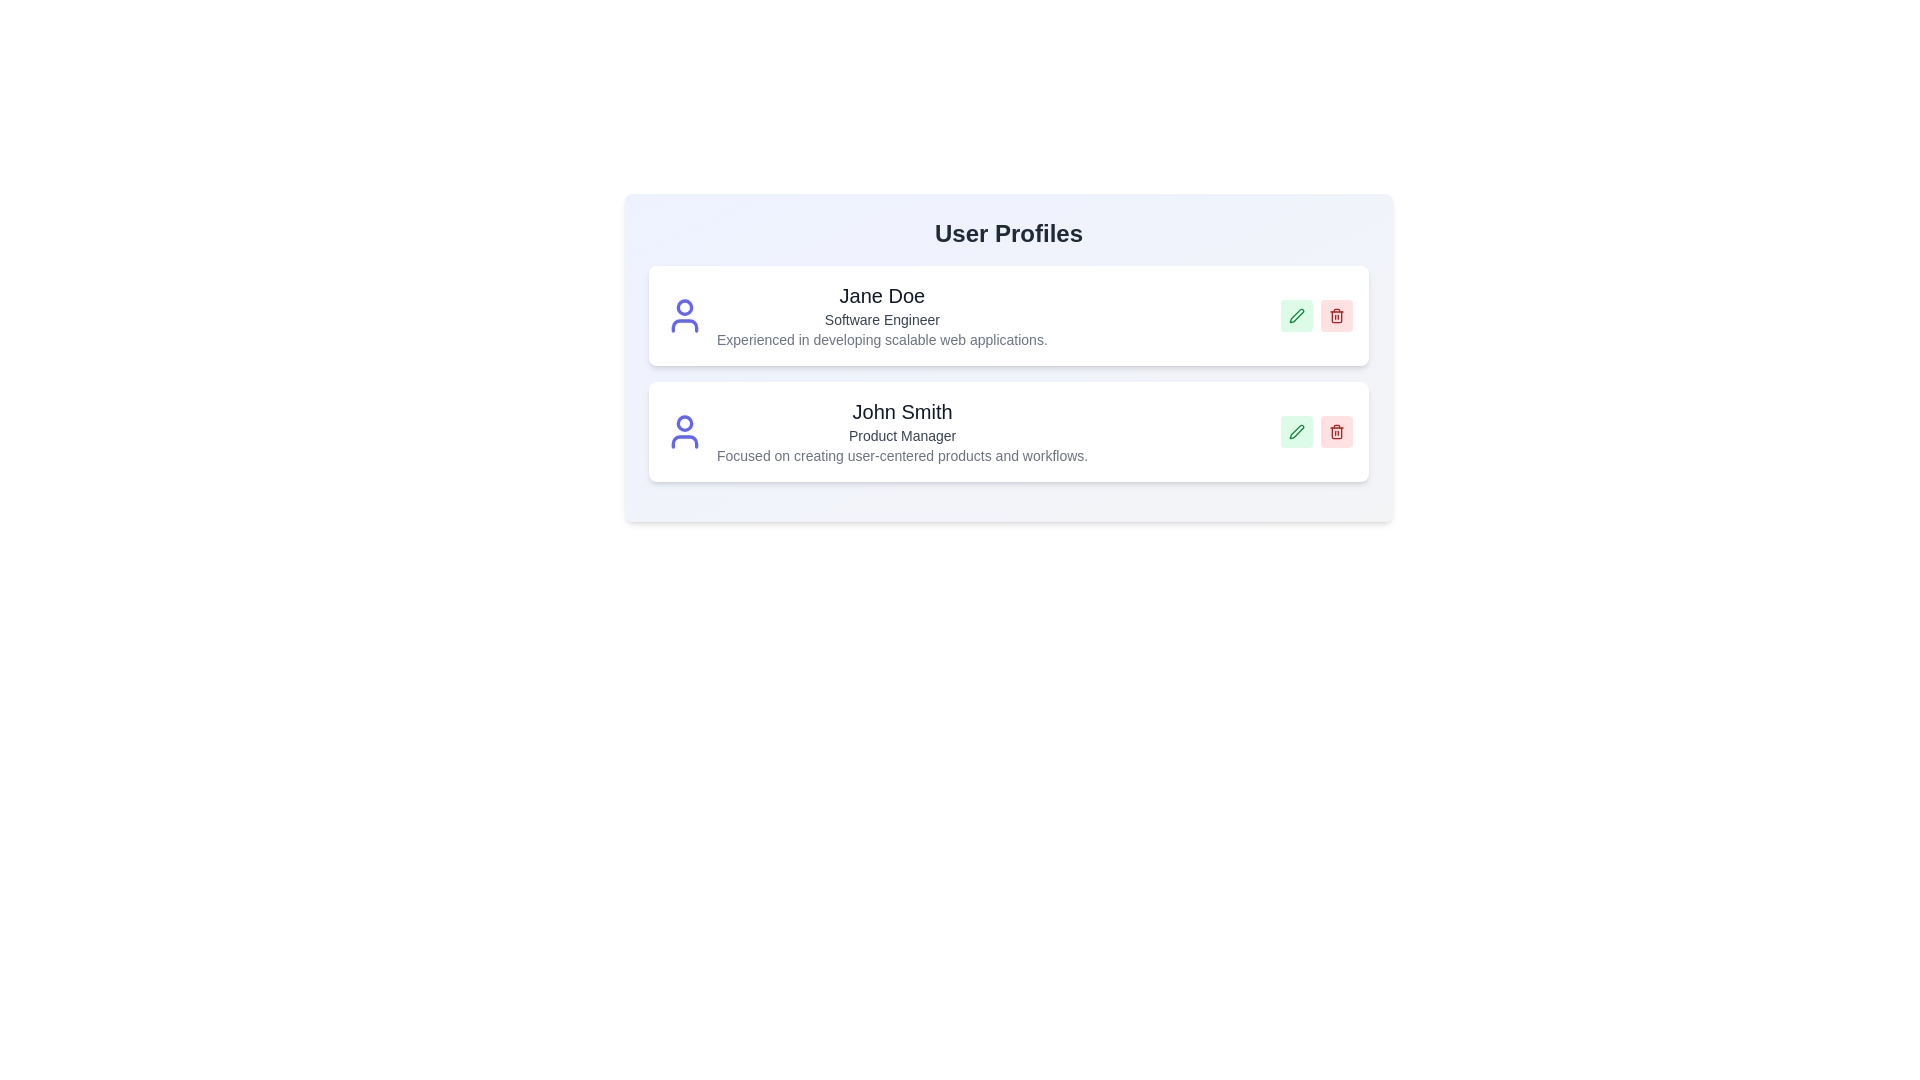 Image resolution: width=1920 pixels, height=1080 pixels. Describe the element at coordinates (1296, 431) in the screenshot. I see `edit button for the user profile John Smith` at that location.